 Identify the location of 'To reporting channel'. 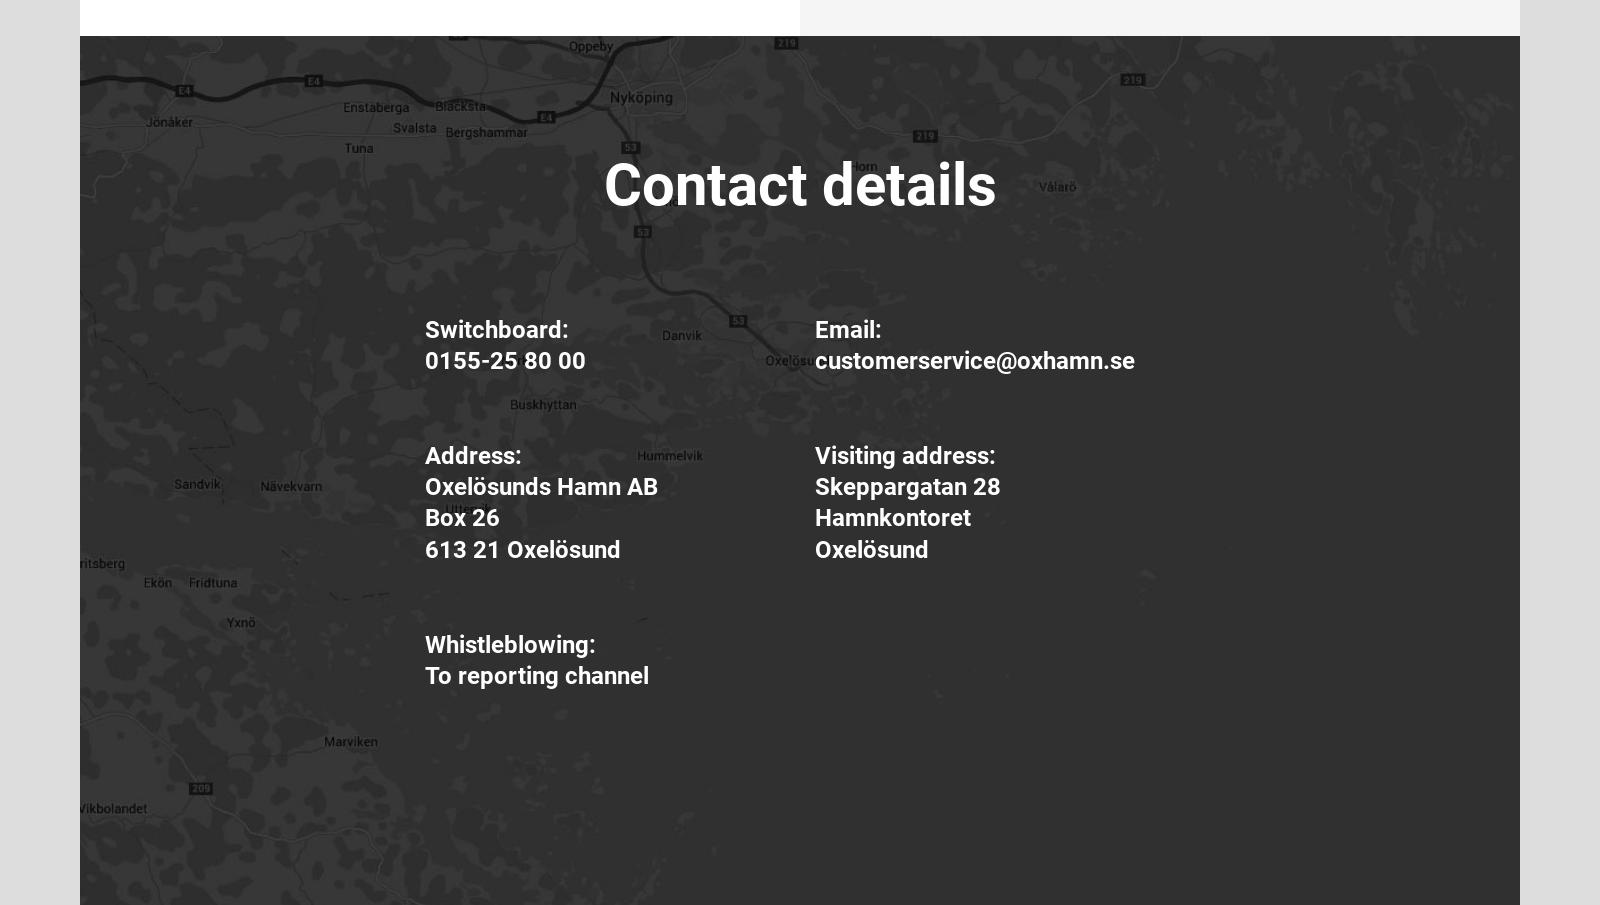
(535, 675).